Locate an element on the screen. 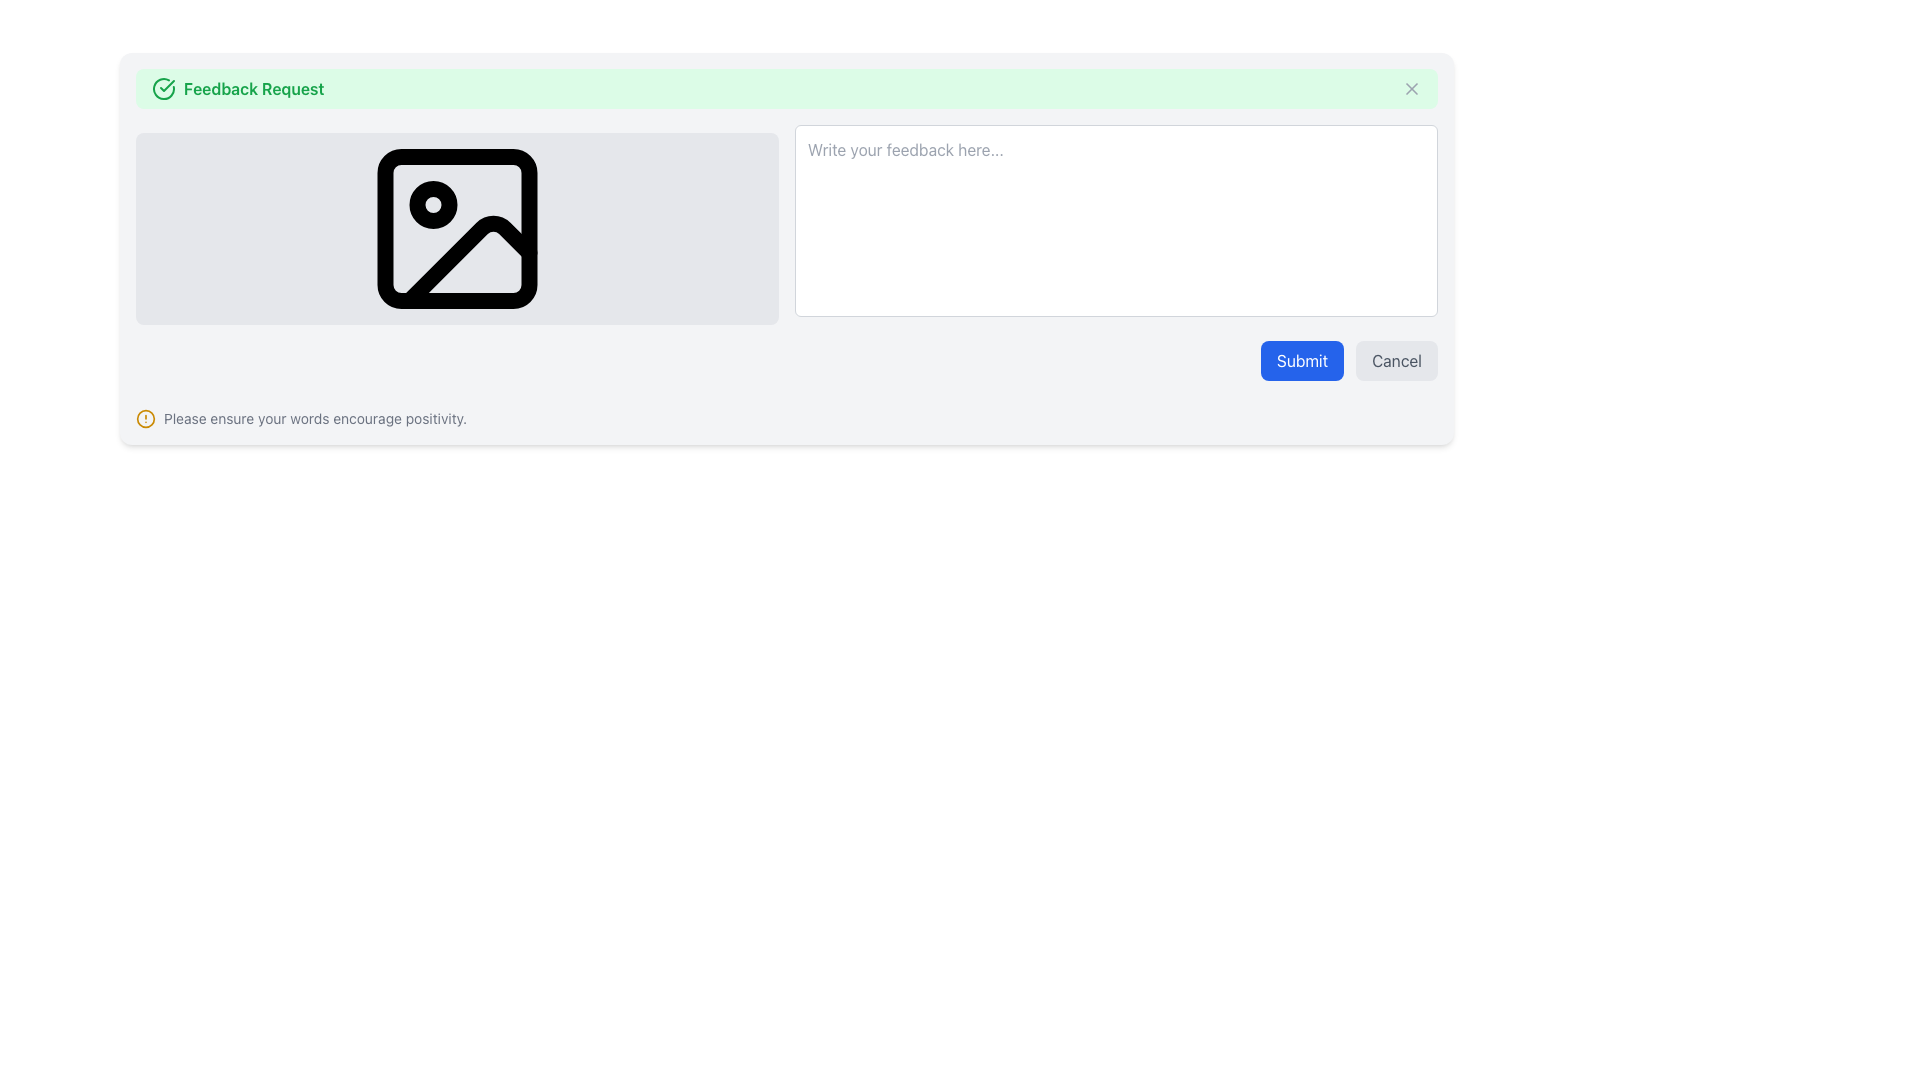  the static text label that conveys a status message, located in the upper-left area of the feedback interface, to the right of a checkmark icon in a light green status bar is located at coordinates (253, 87).